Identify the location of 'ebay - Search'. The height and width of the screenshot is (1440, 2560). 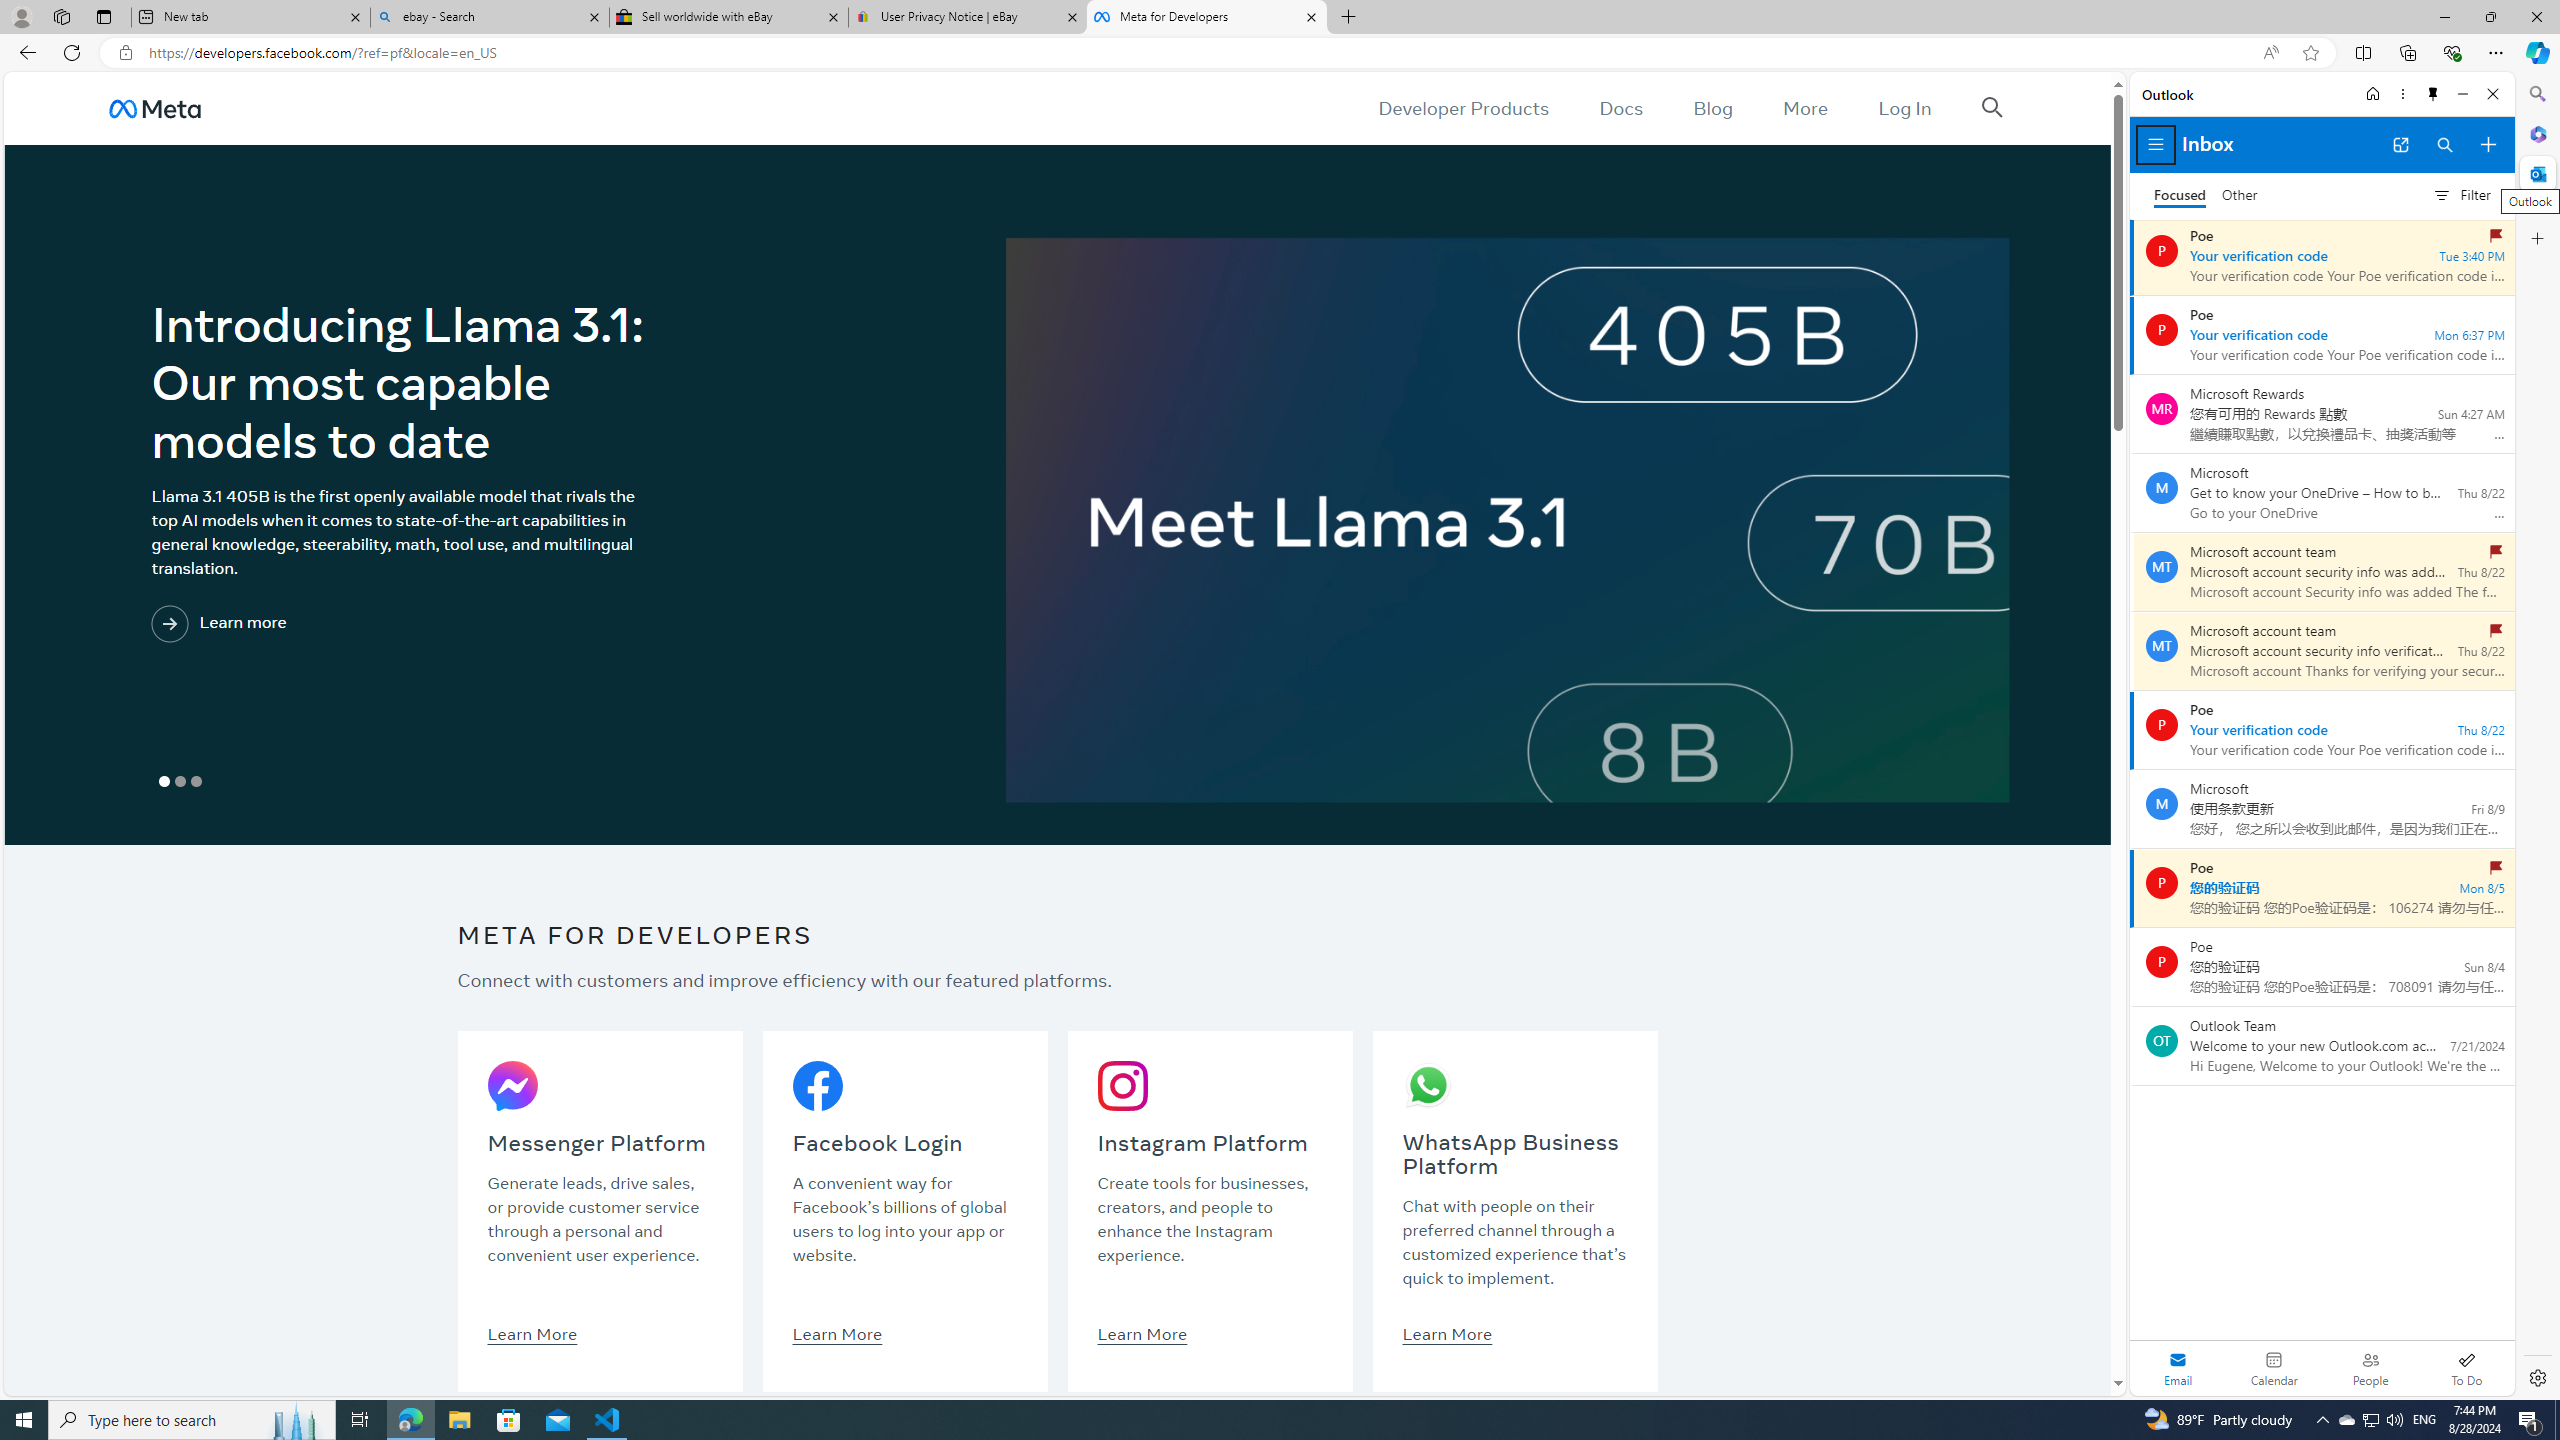
(488, 16).